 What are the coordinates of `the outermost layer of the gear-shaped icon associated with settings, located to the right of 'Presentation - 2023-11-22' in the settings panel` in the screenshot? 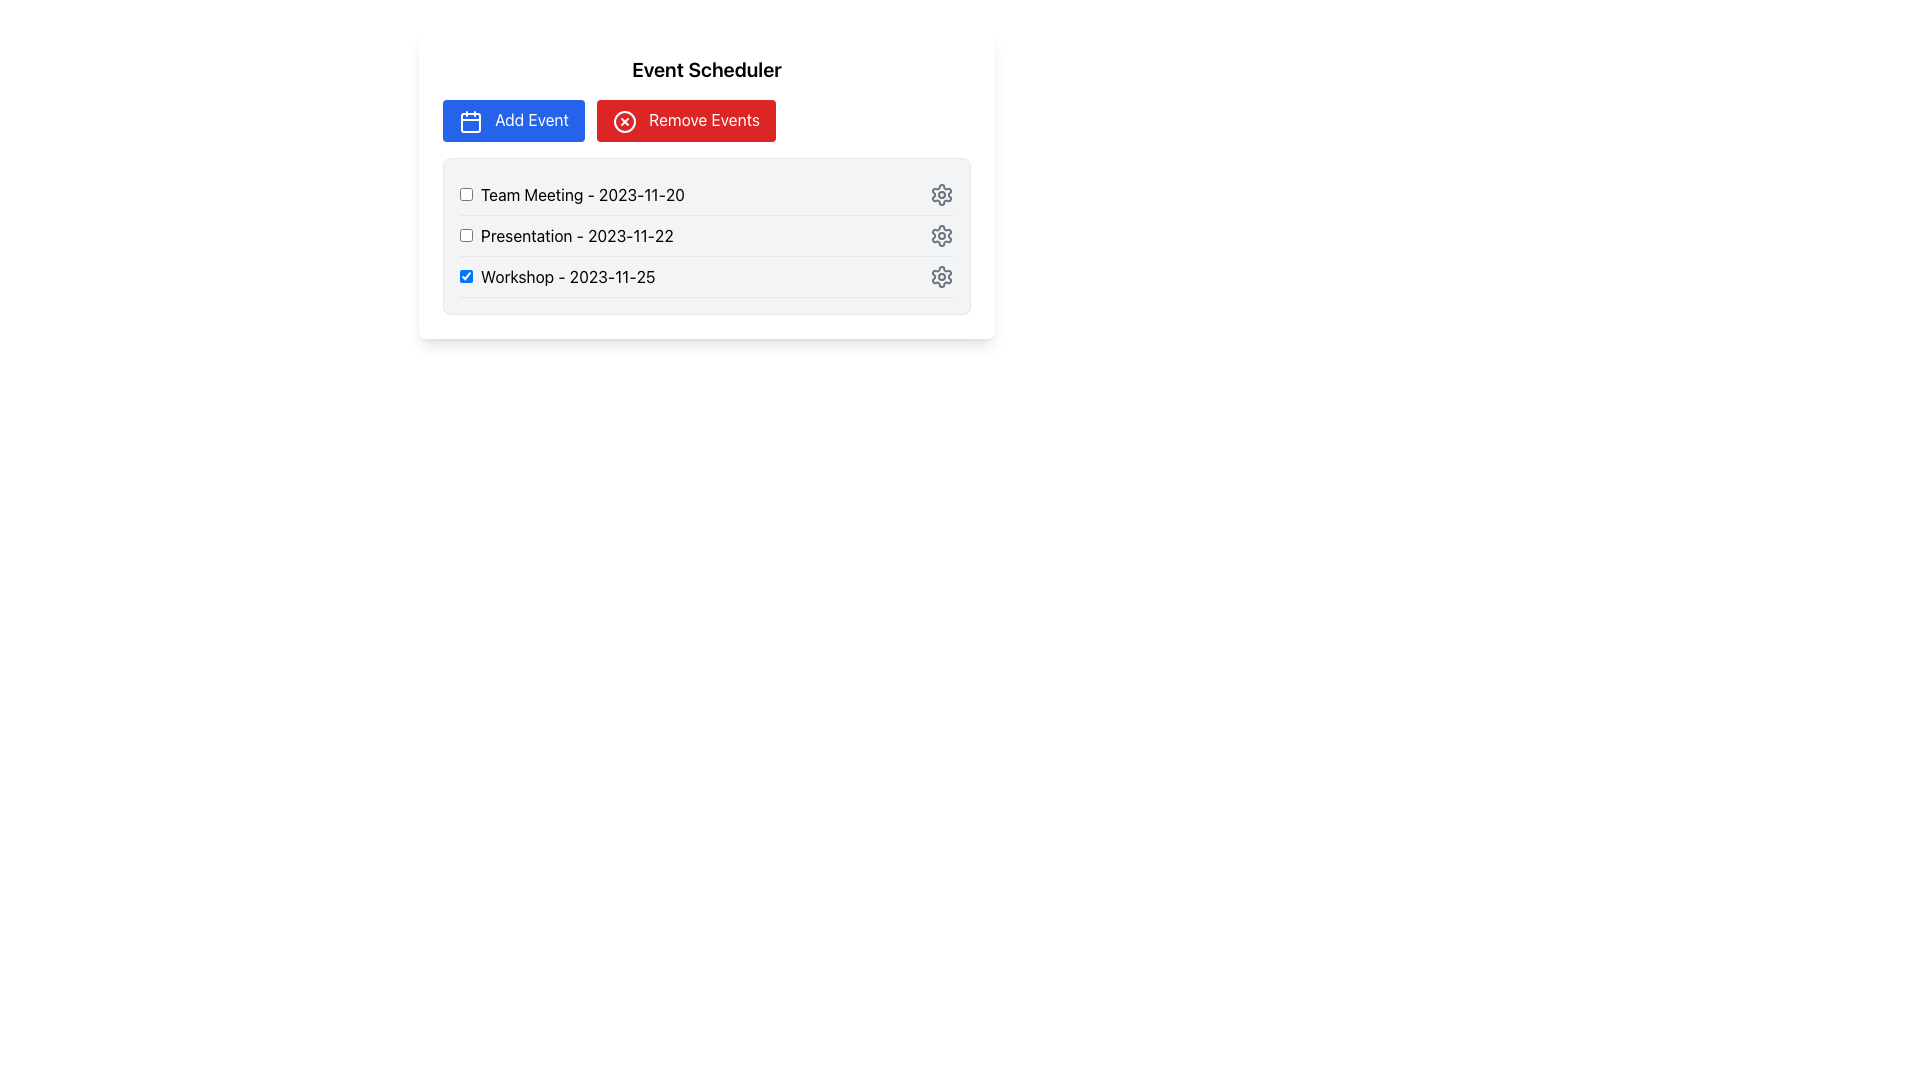 It's located at (940, 234).